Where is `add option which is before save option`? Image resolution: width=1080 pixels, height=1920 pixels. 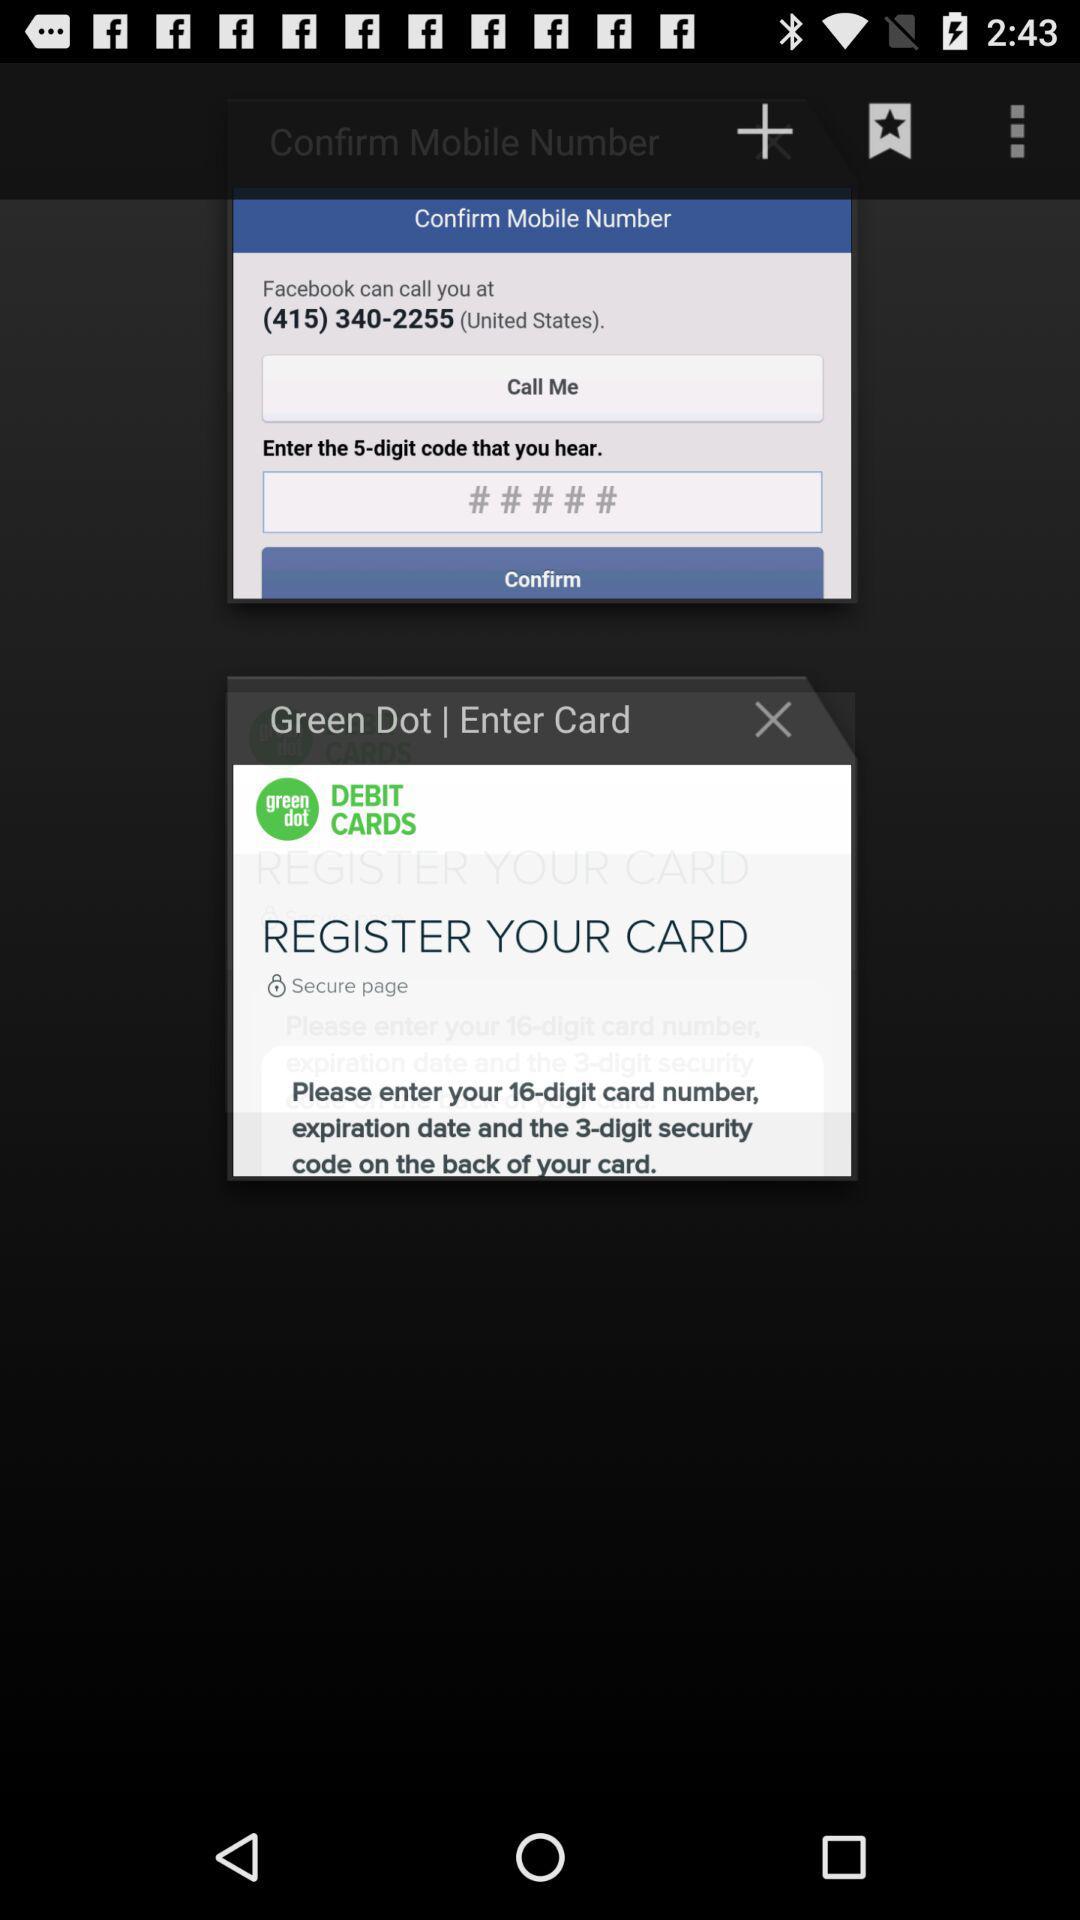
add option which is before save option is located at coordinates (782, 139).